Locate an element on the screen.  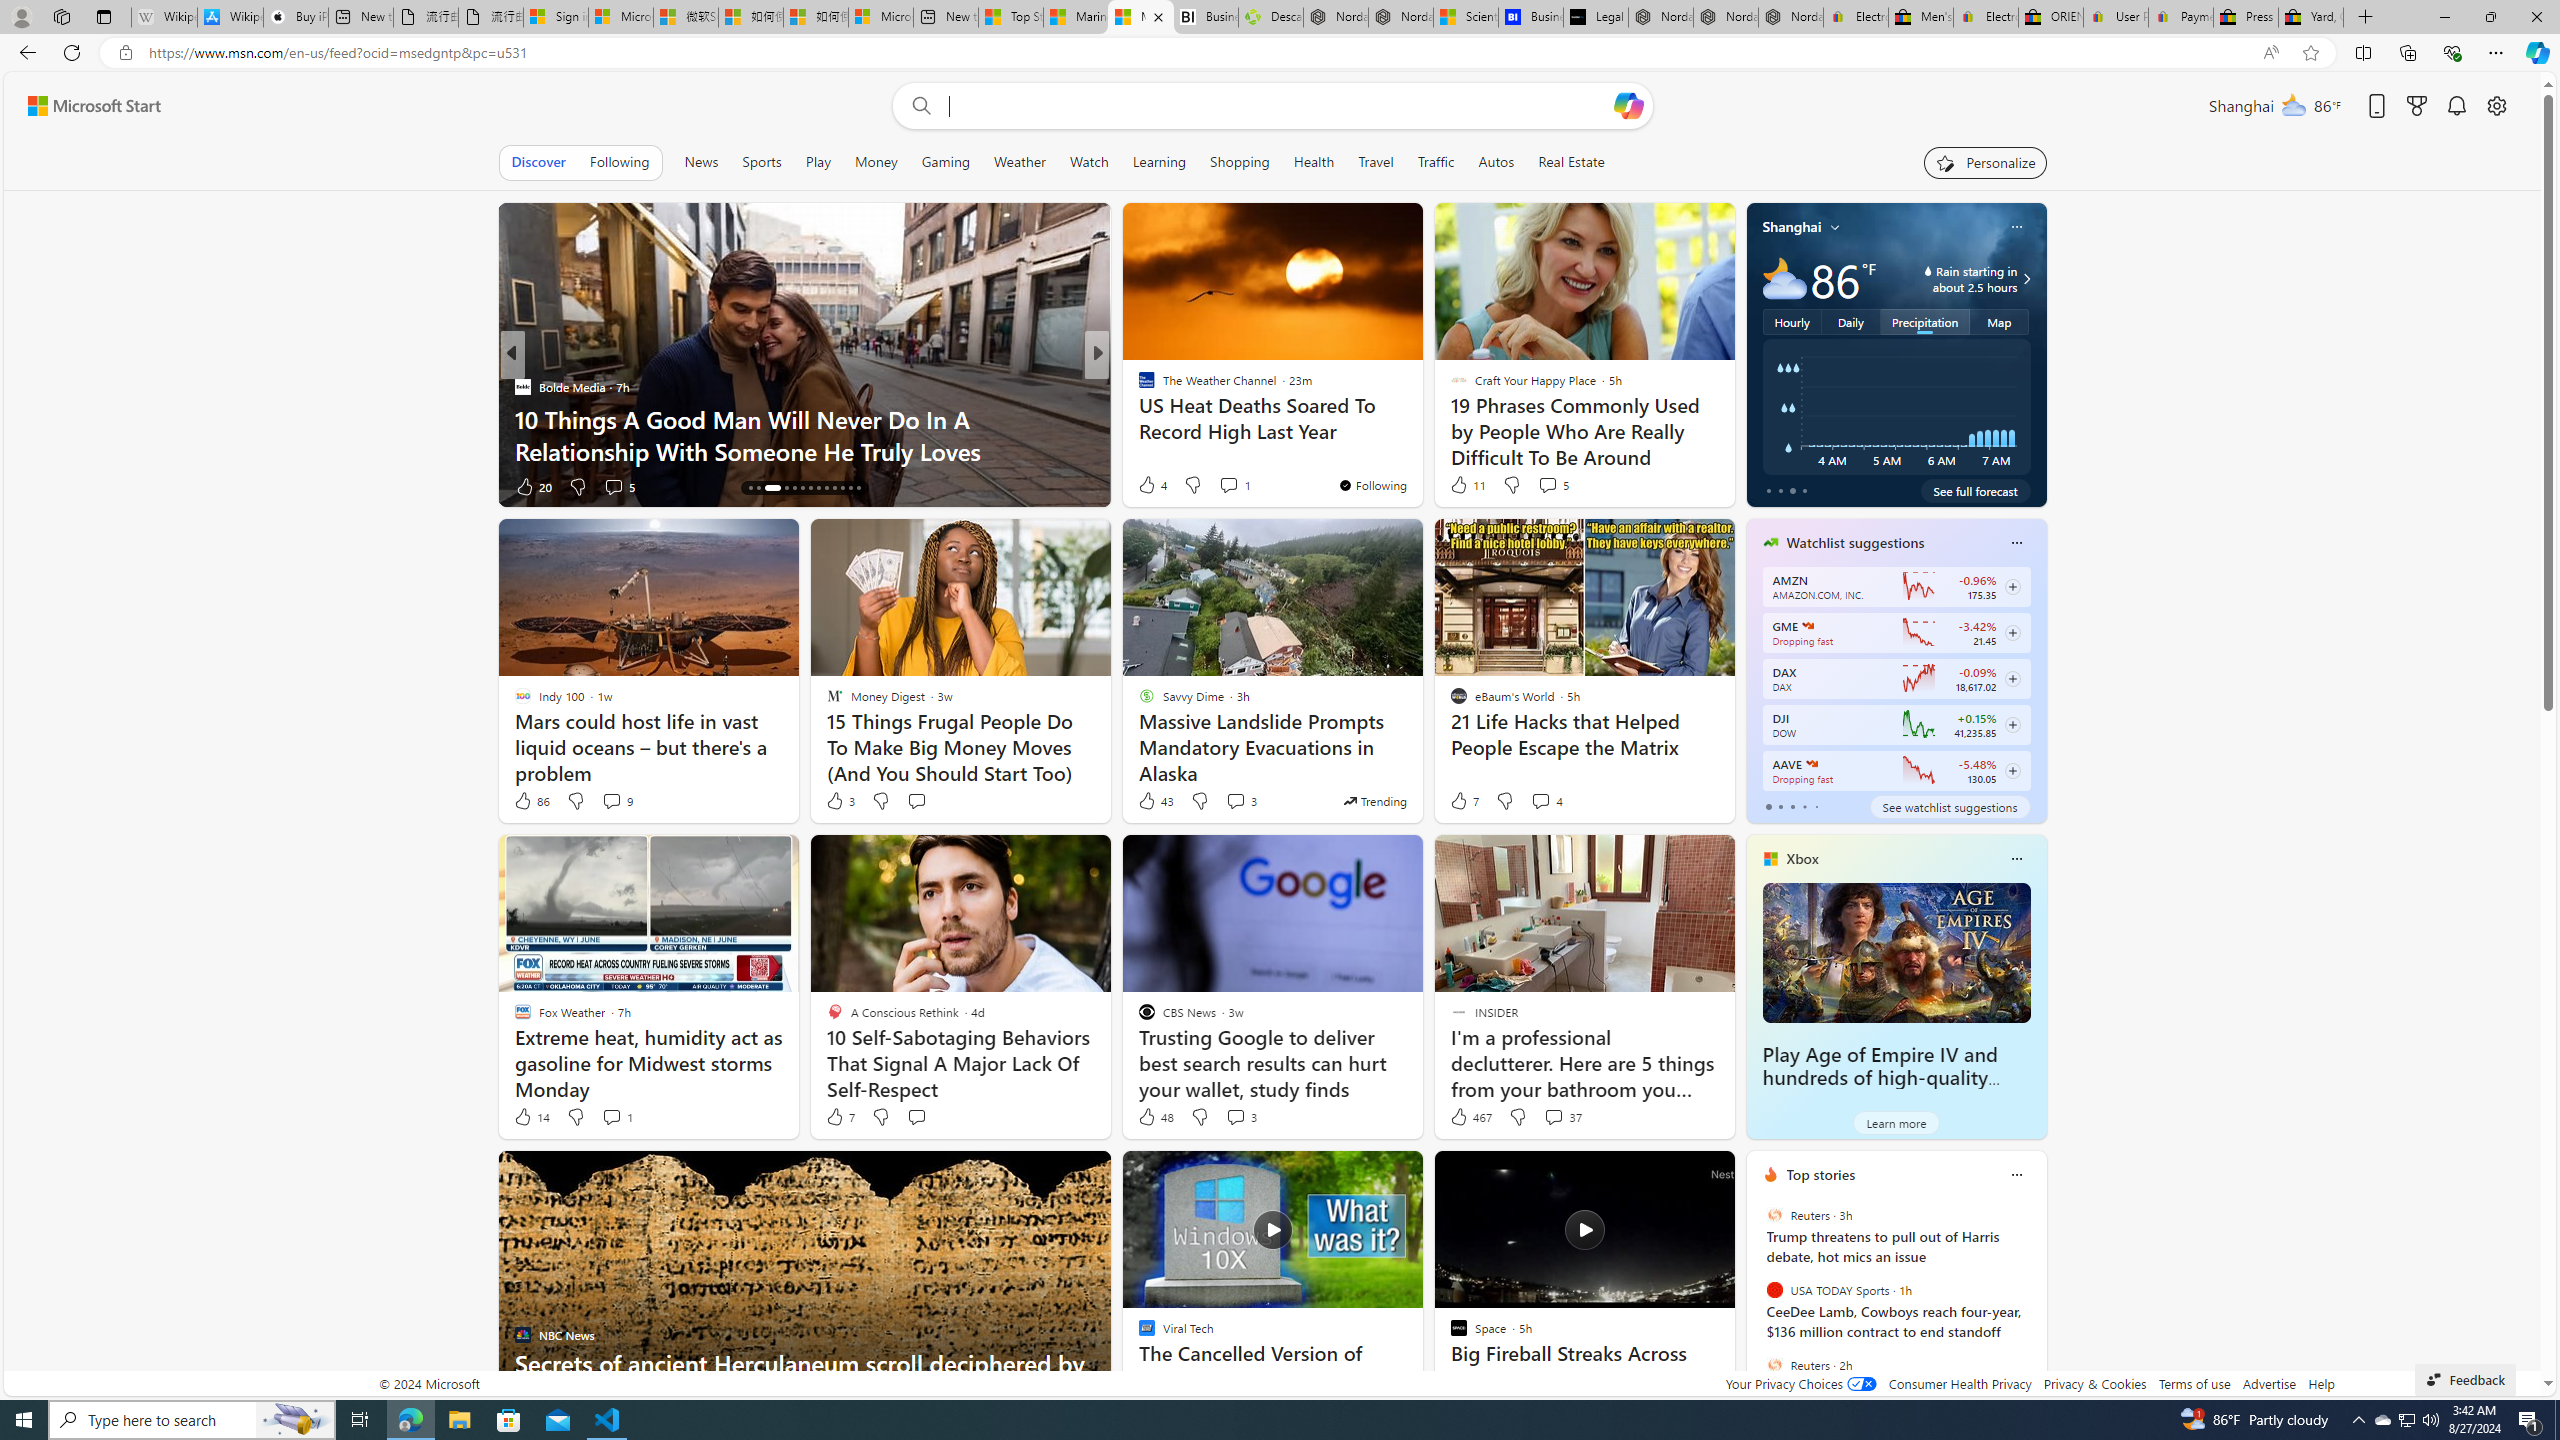
'14 Like' is located at coordinates (530, 1115).